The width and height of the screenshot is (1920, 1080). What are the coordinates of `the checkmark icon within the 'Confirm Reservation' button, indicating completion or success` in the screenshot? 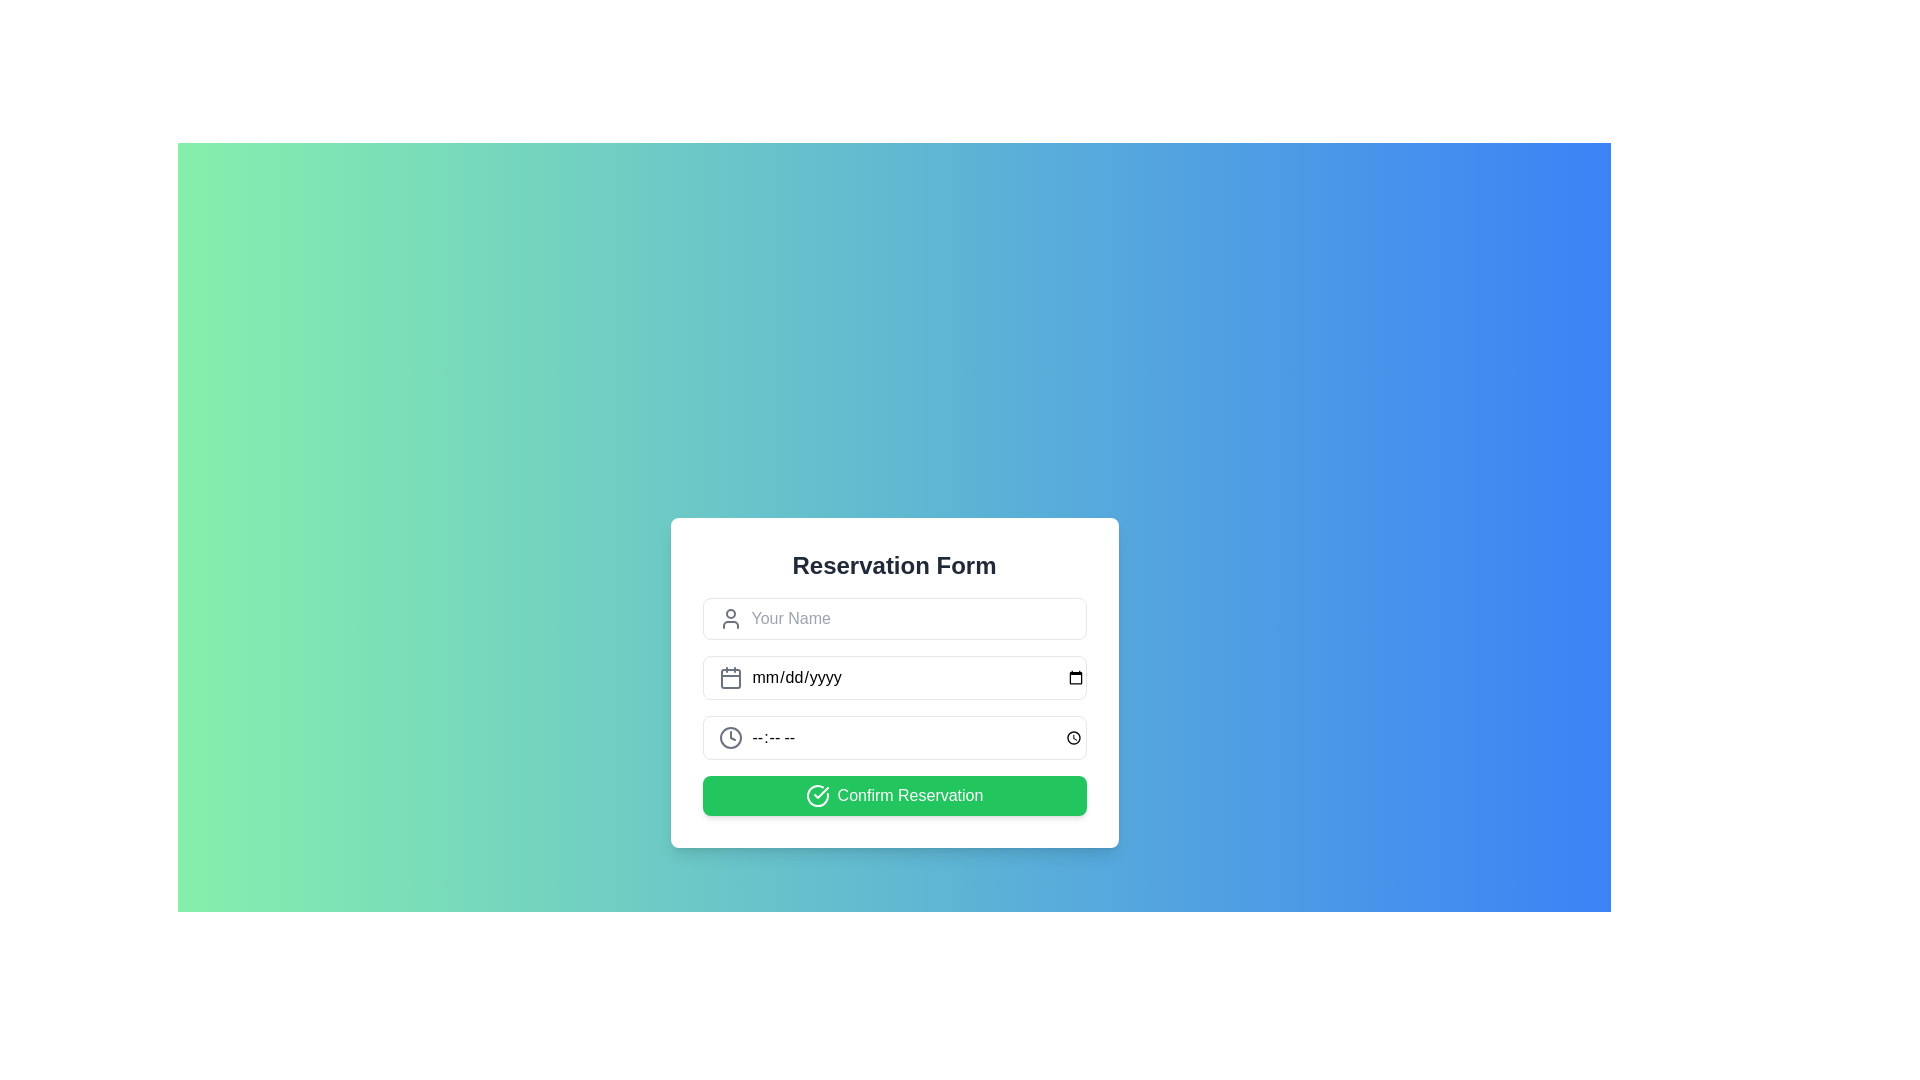 It's located at (817, 794).